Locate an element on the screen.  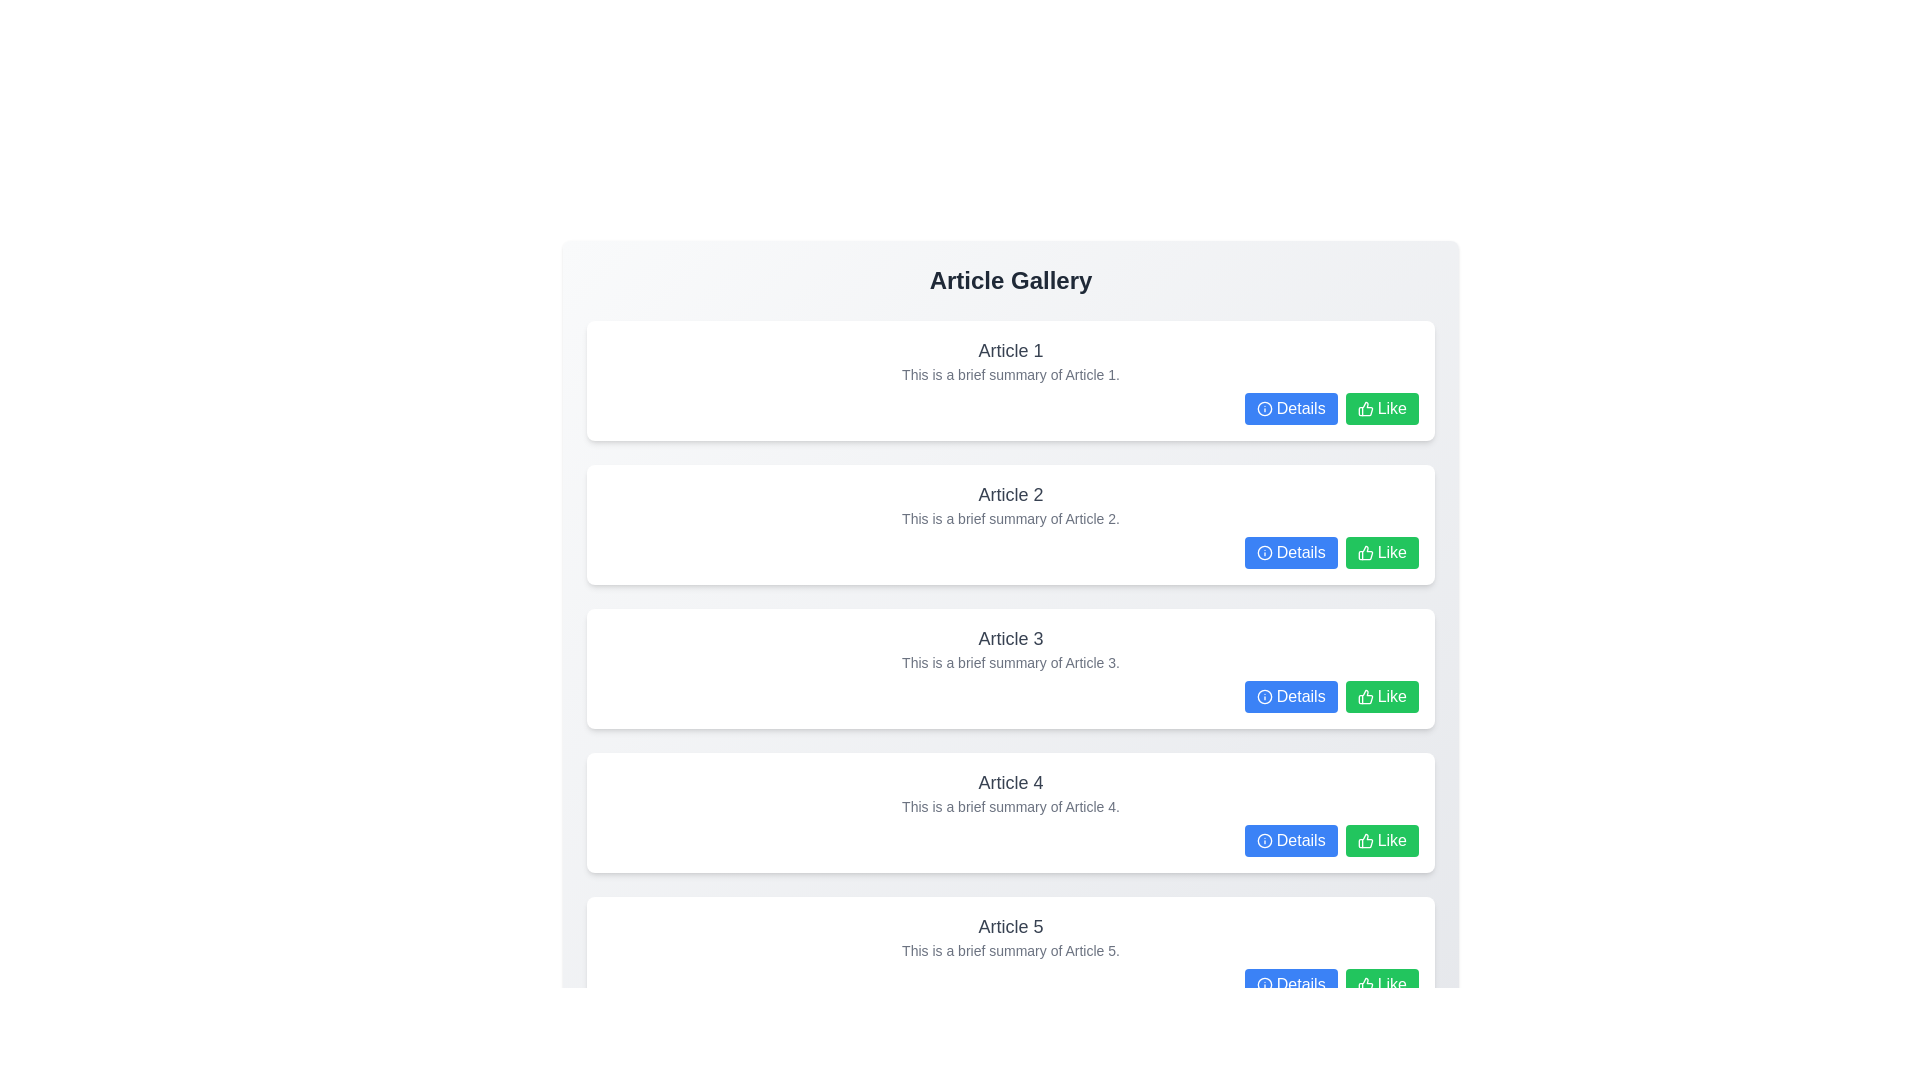
the leftmost button in the fourth row of interactive controls is located at coordinates (1291, 840).